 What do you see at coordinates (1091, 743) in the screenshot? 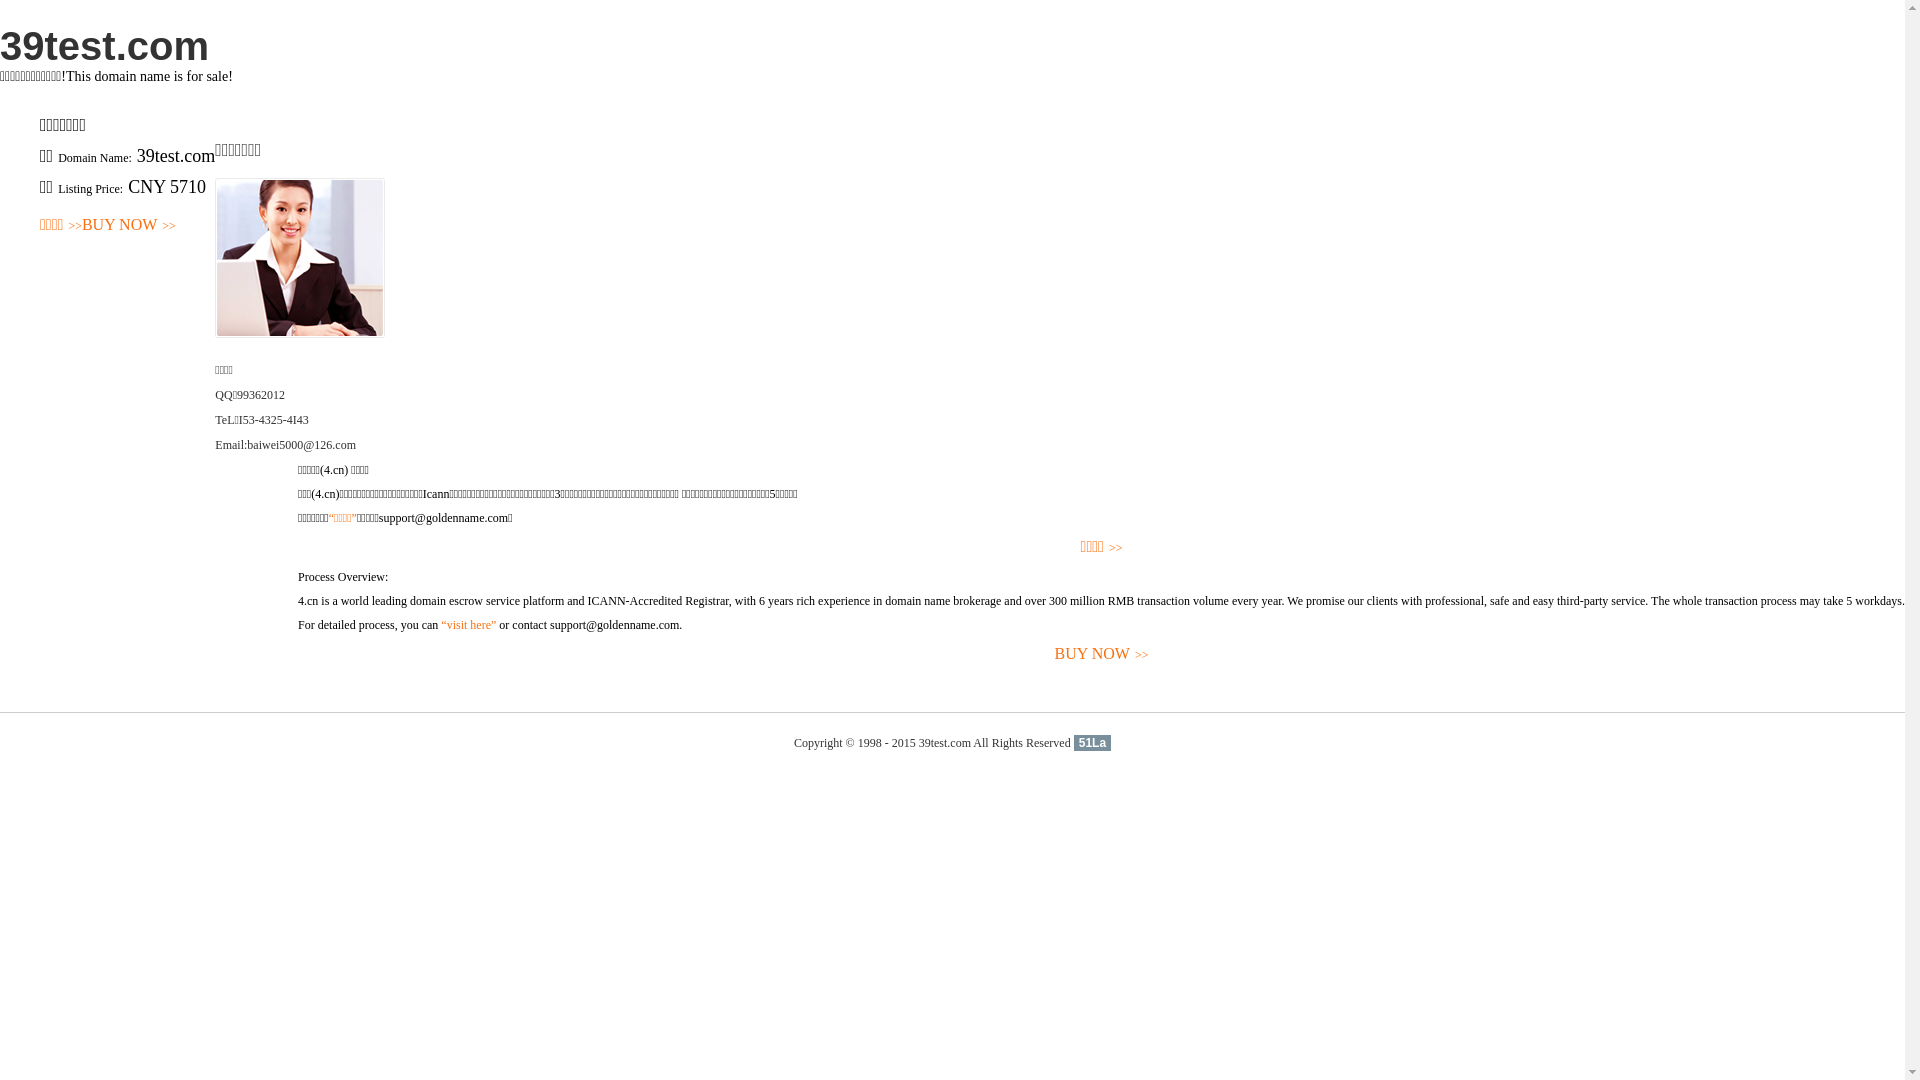
I see `'51La'` at bounding box center [1091, 743].